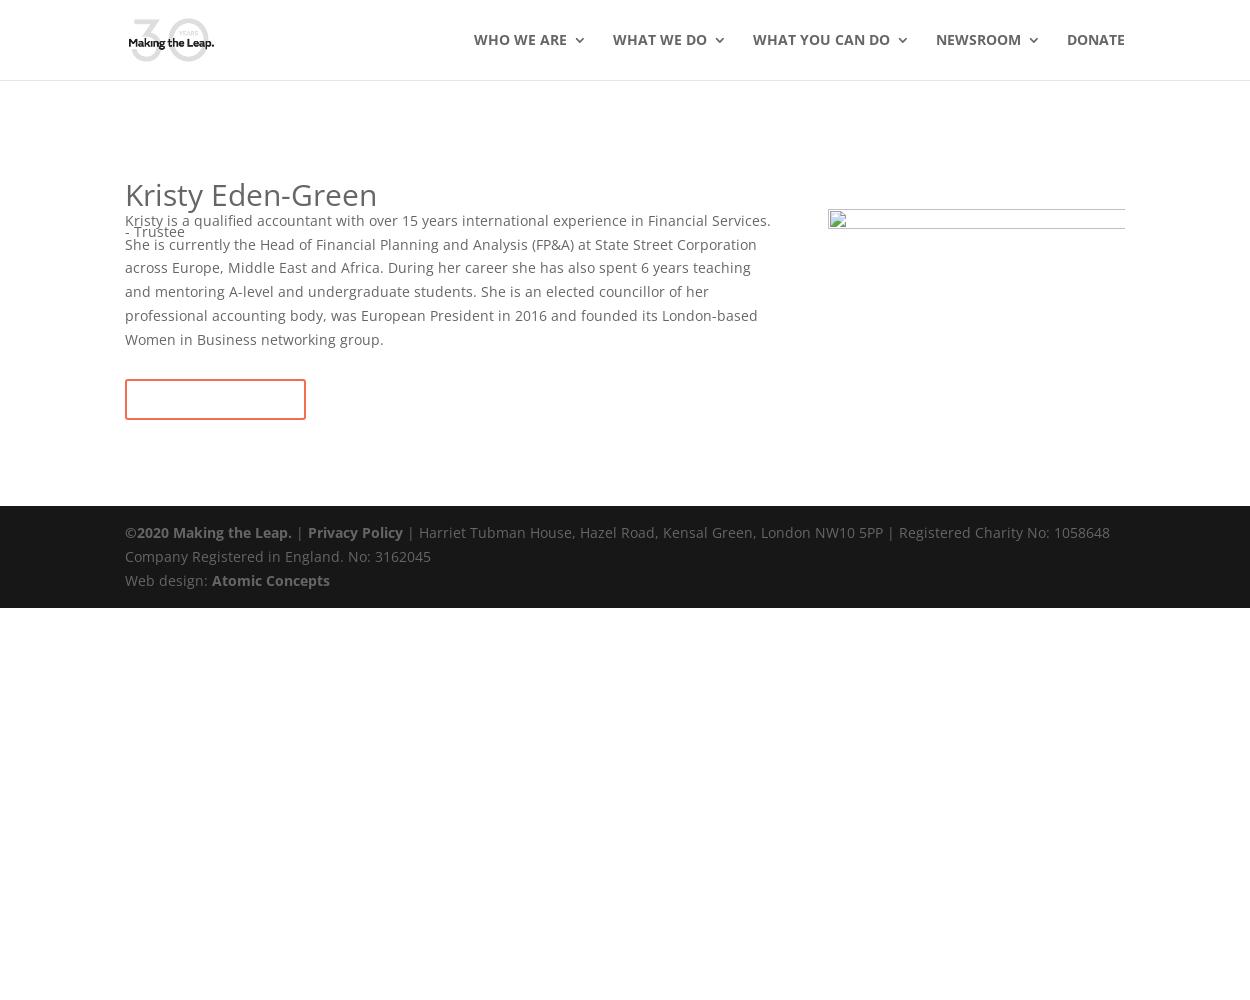  What do you see at coordinates (538, 241) in the screenshot?
I see `'Impact'` at bounding box center [538, 241].